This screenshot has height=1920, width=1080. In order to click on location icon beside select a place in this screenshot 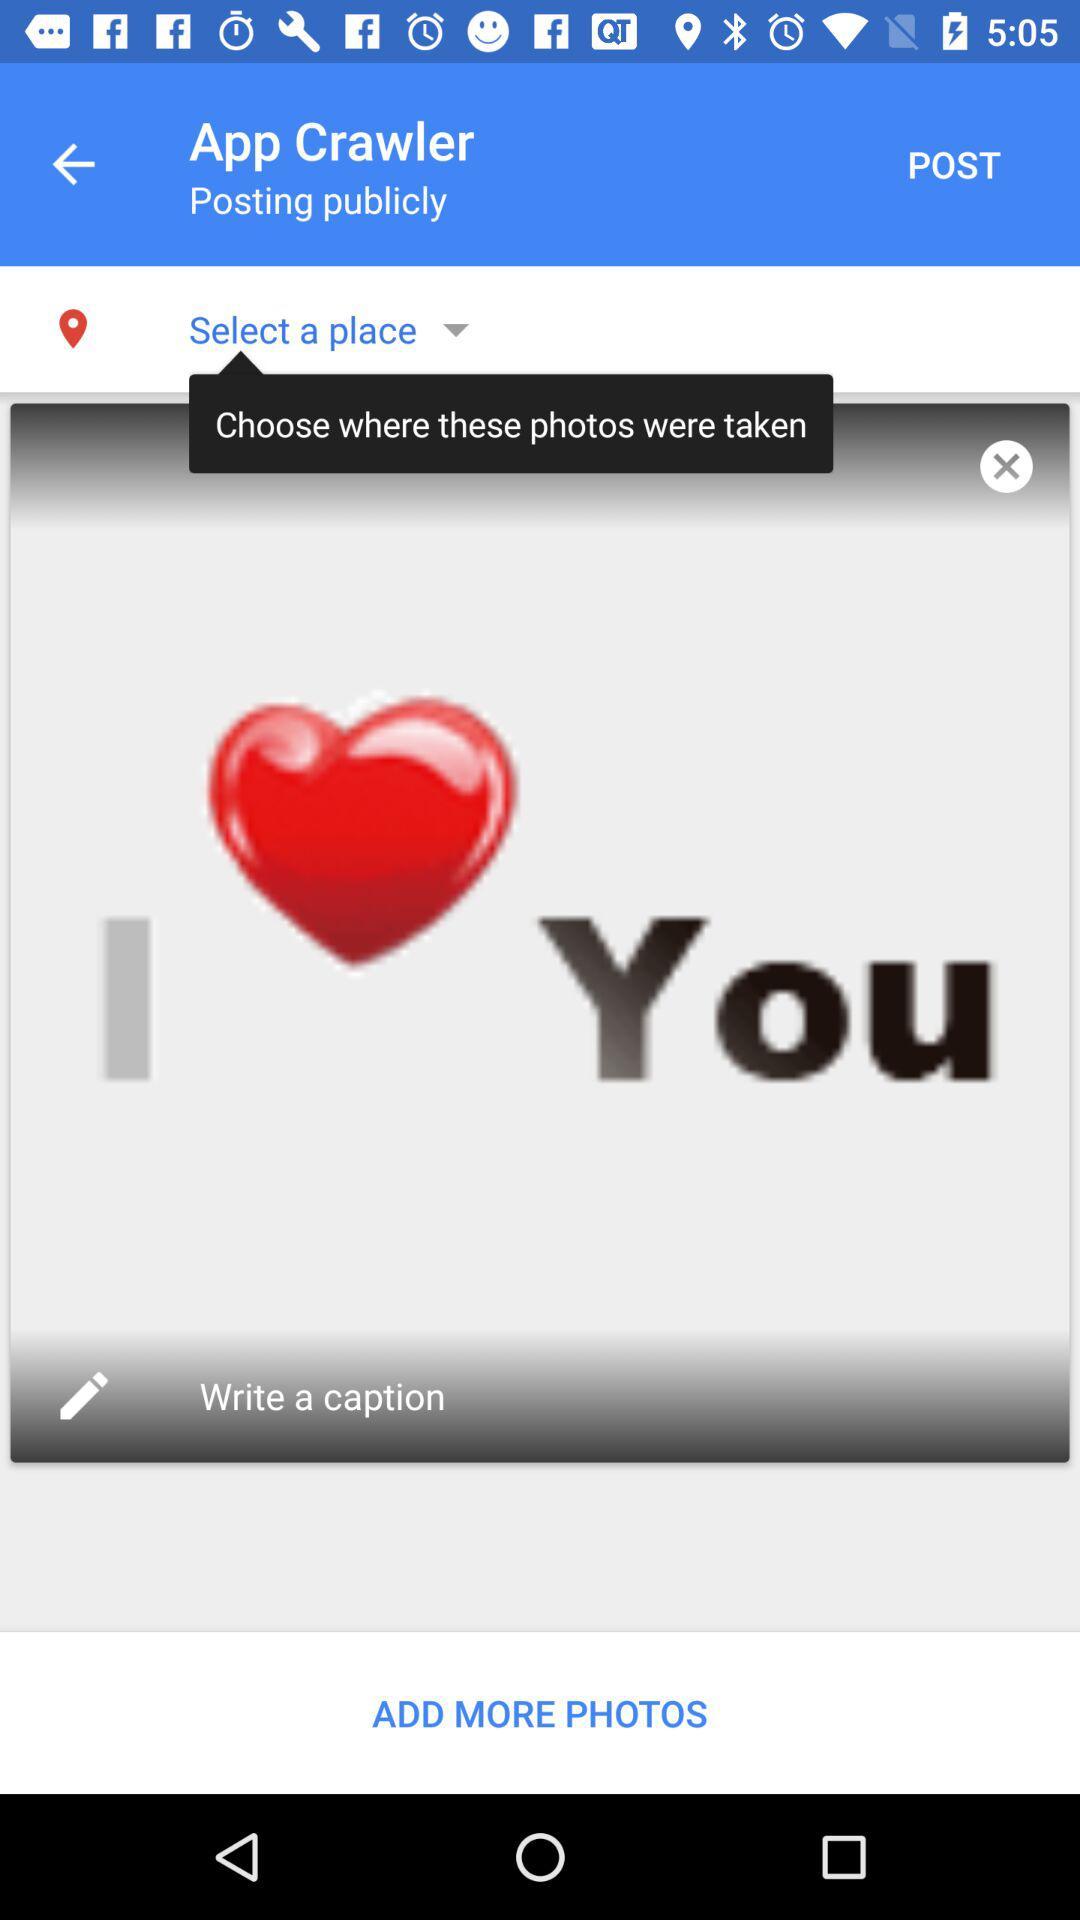, I will do `click(72, 329)`.